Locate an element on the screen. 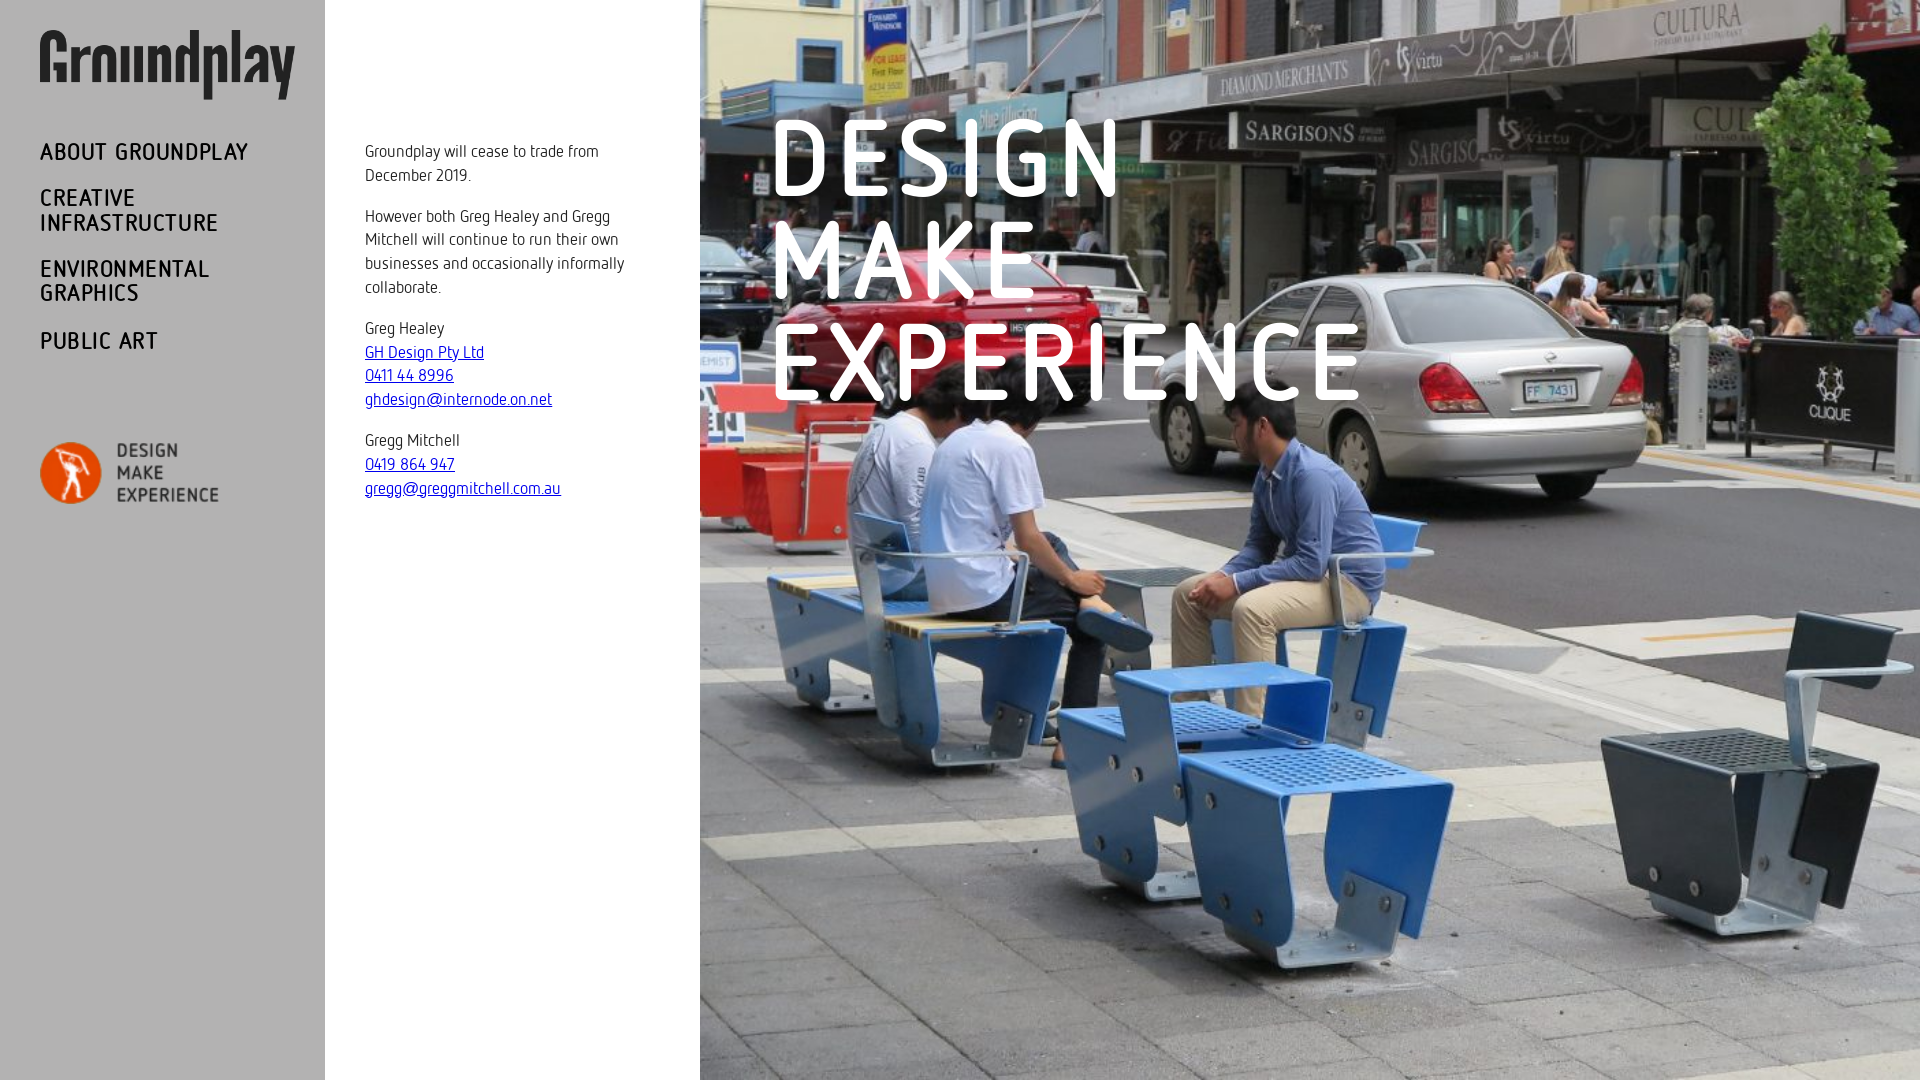  'ABOUT GROUNDPLAY' is located at coordinates (143, 152).